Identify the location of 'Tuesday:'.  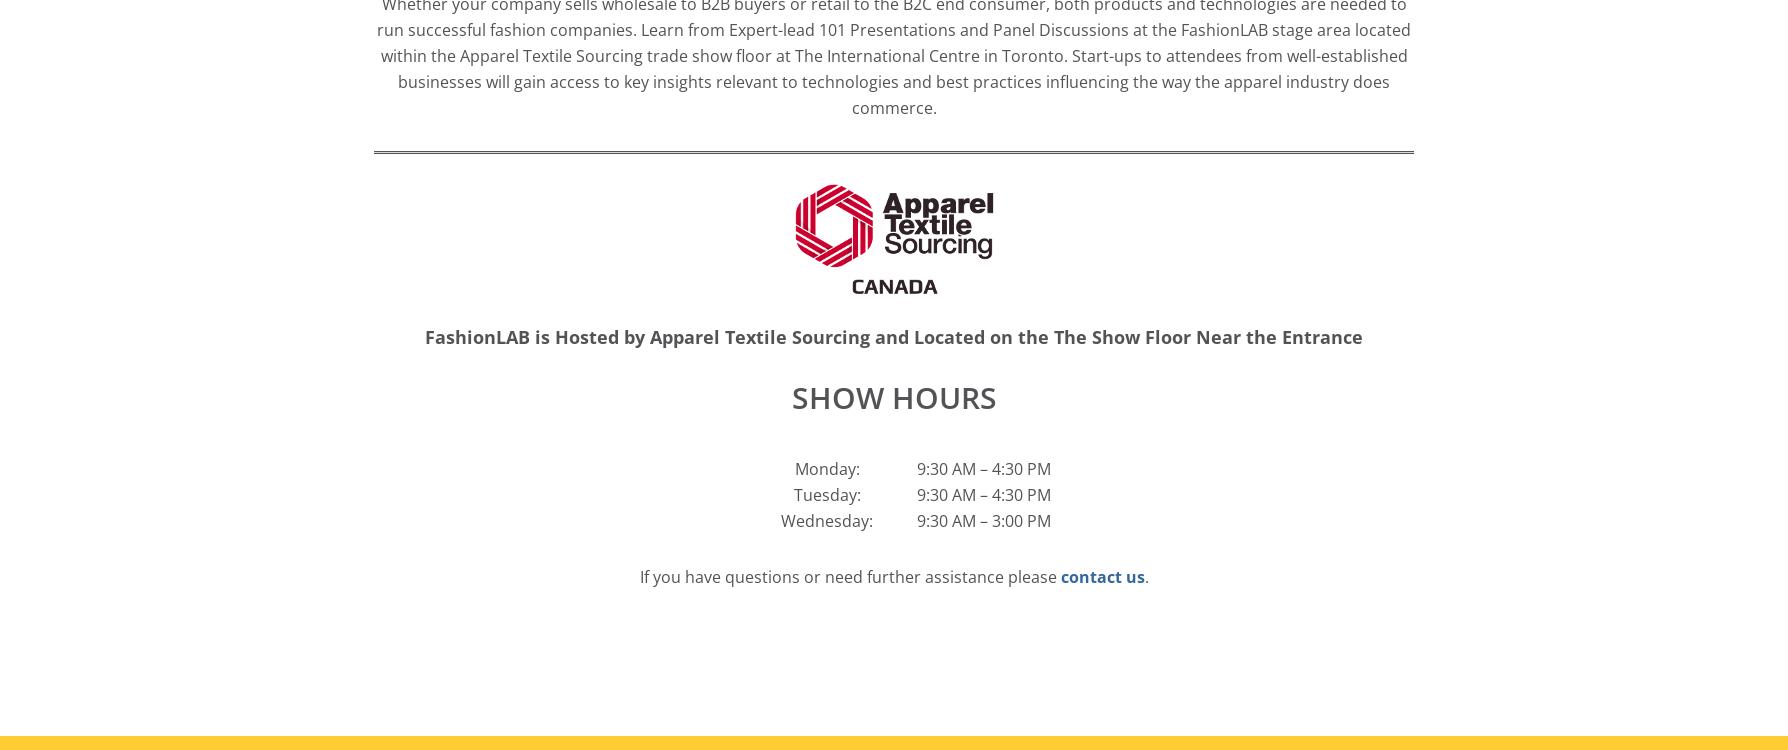
(825, 494).